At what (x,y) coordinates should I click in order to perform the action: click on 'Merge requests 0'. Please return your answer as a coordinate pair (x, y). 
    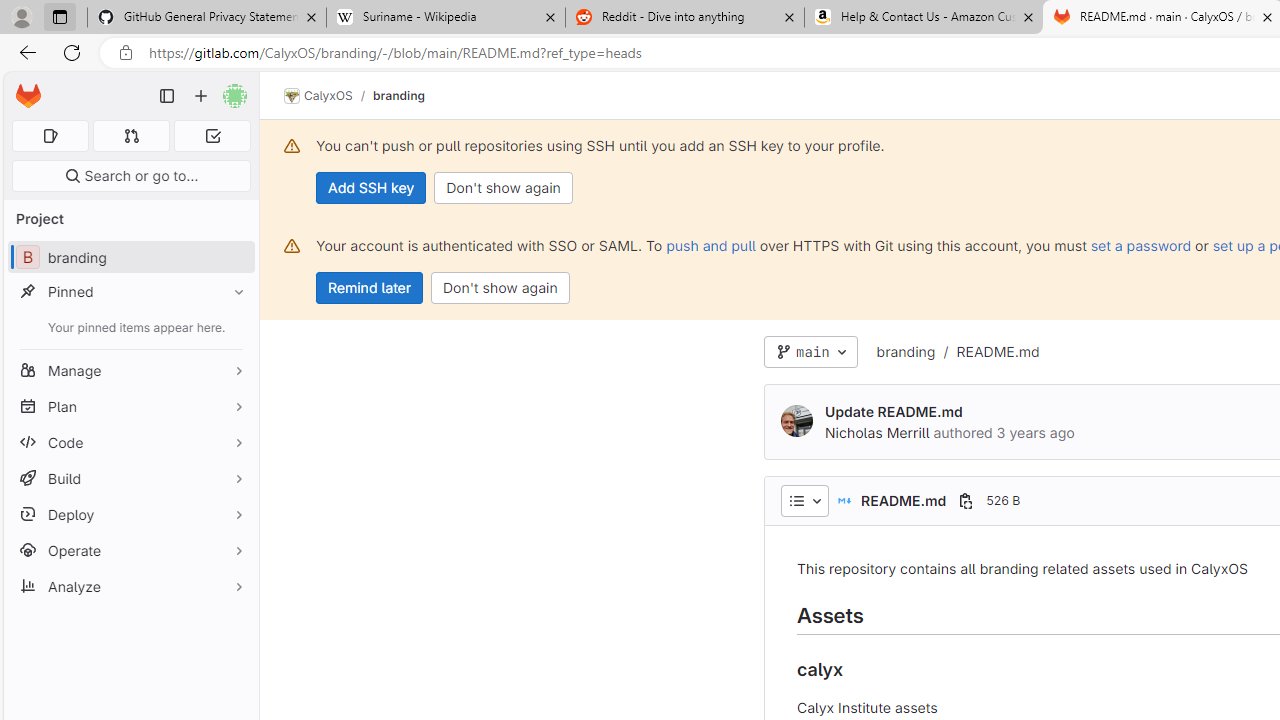
    Looking at the image, I should click on (130, 135).